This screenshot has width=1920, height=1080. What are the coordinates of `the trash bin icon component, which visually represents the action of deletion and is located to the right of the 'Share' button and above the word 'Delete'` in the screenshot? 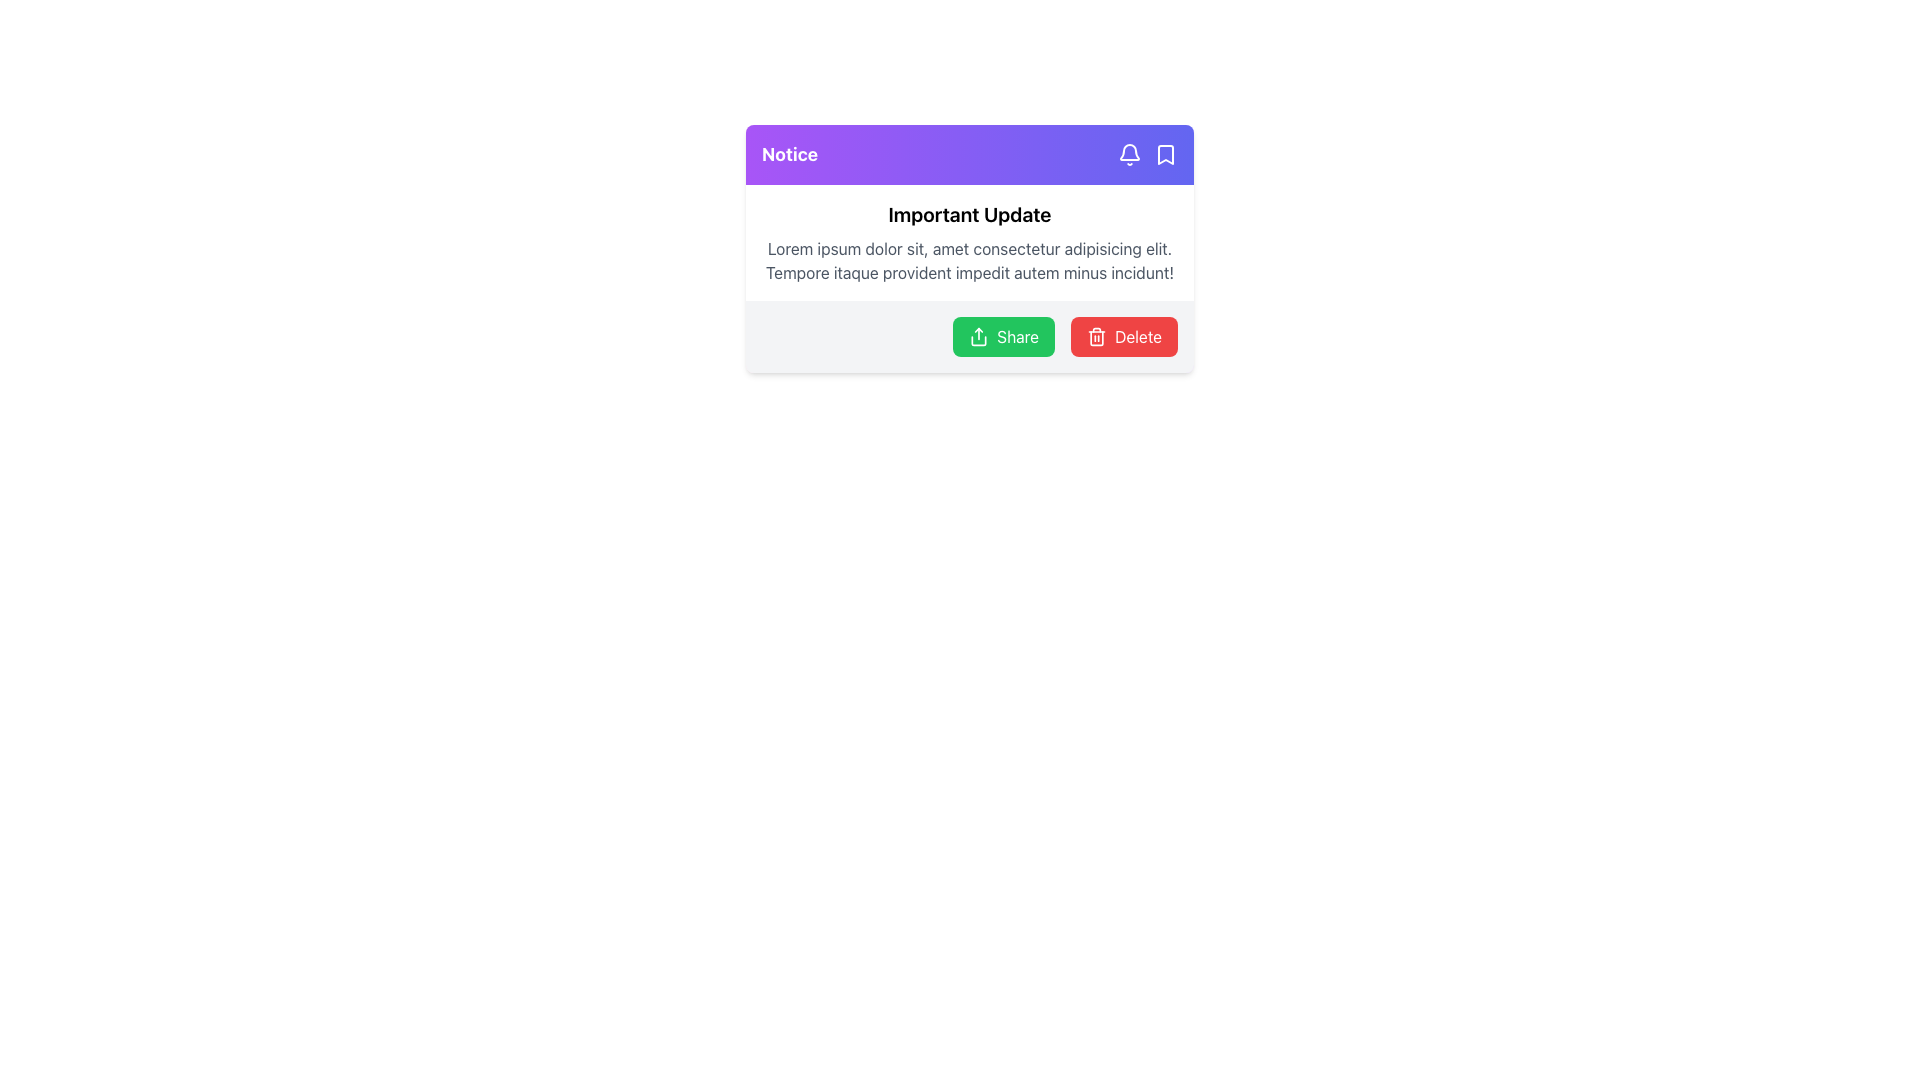 It's located at (1096, 337).